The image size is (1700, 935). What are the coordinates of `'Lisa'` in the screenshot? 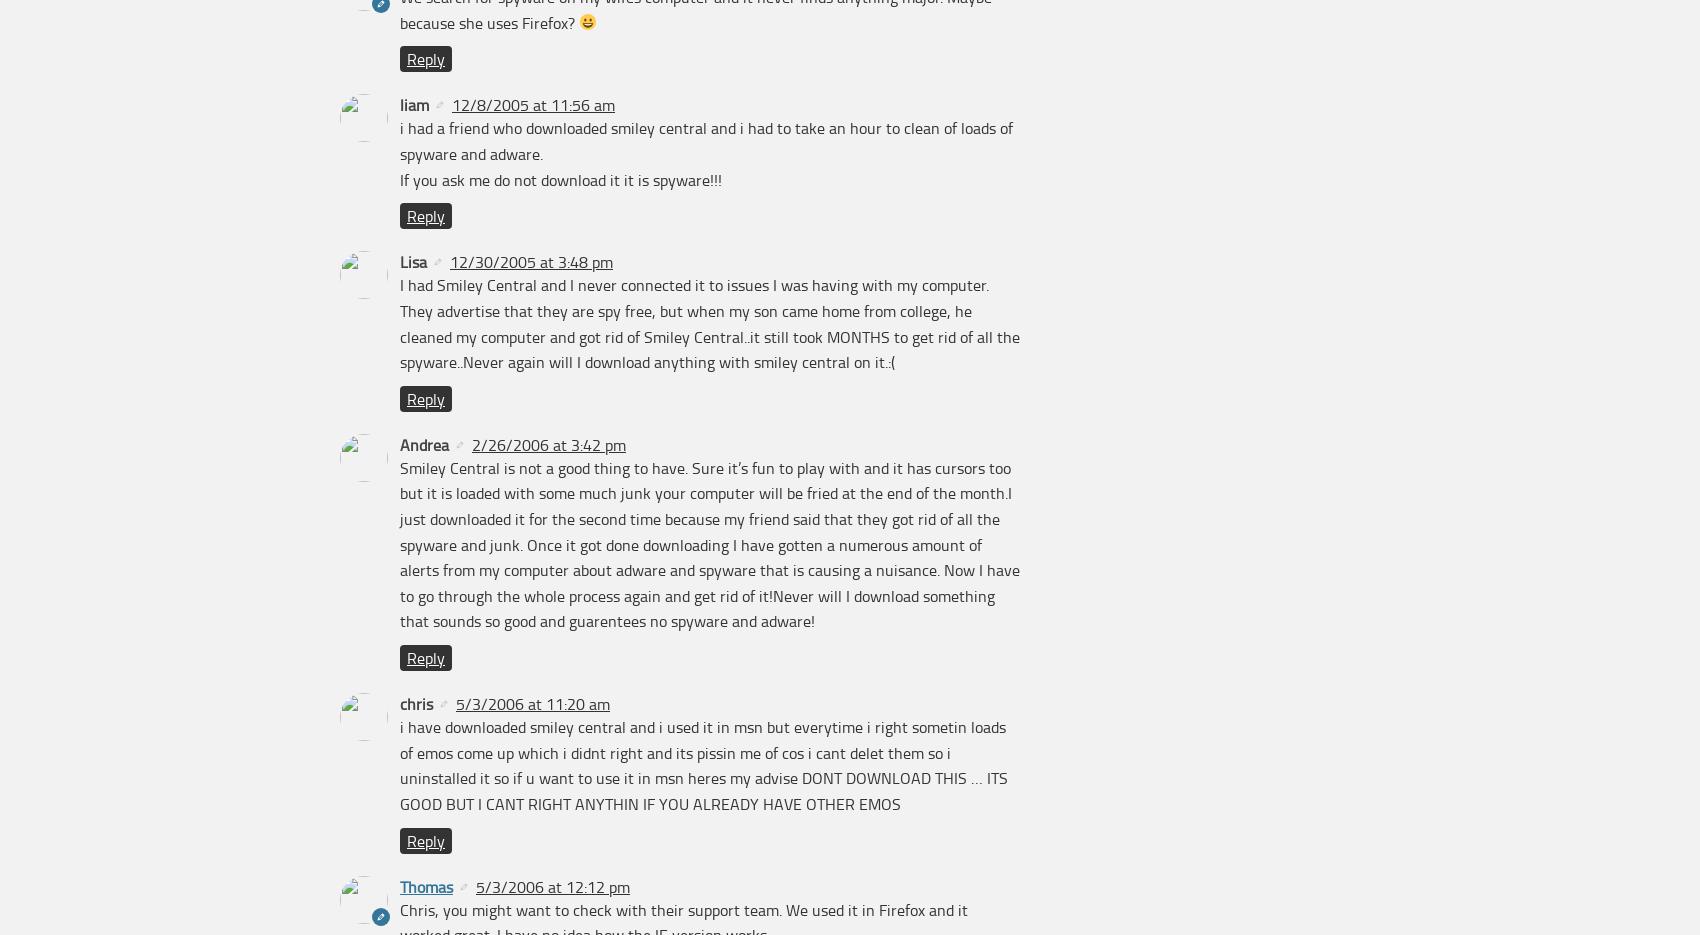 It's located at (412, 260).